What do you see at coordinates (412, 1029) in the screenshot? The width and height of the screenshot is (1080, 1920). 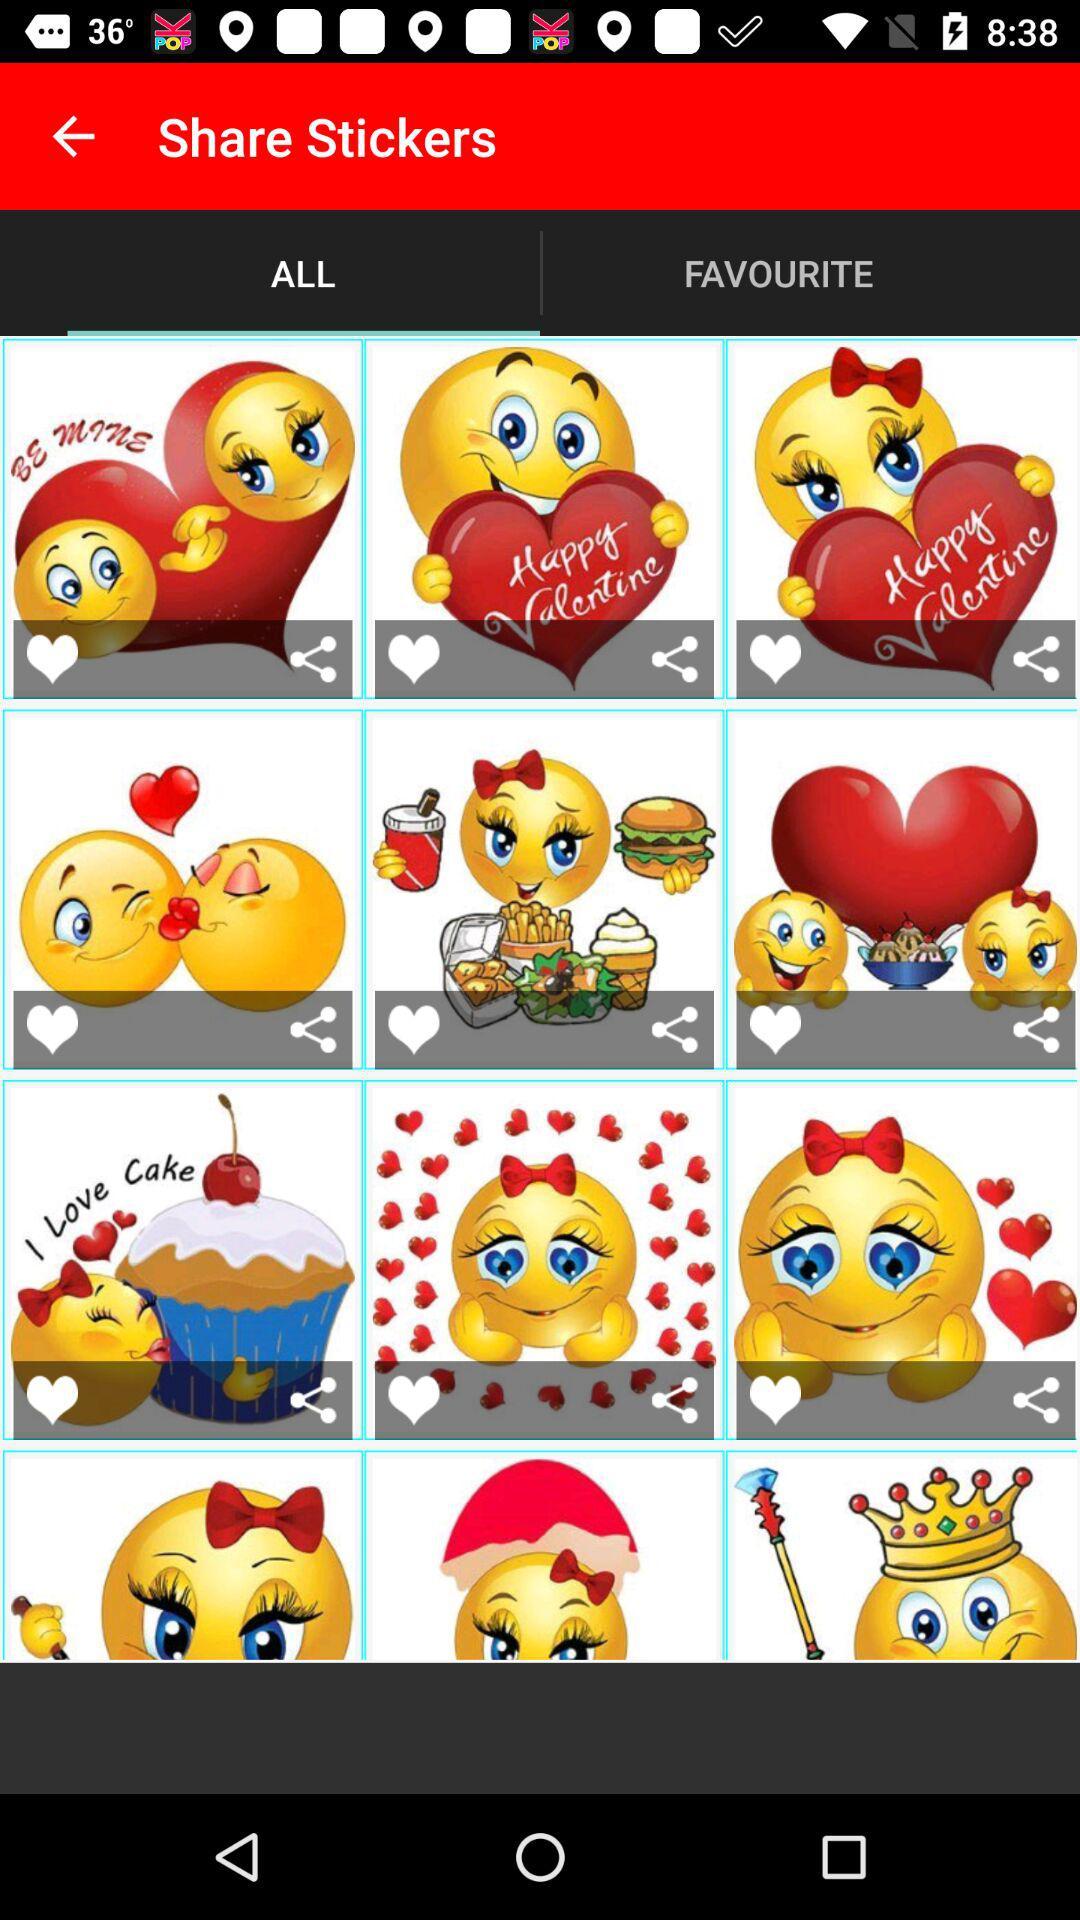 I see `like this sticker` at bounding box center [412, 1029].